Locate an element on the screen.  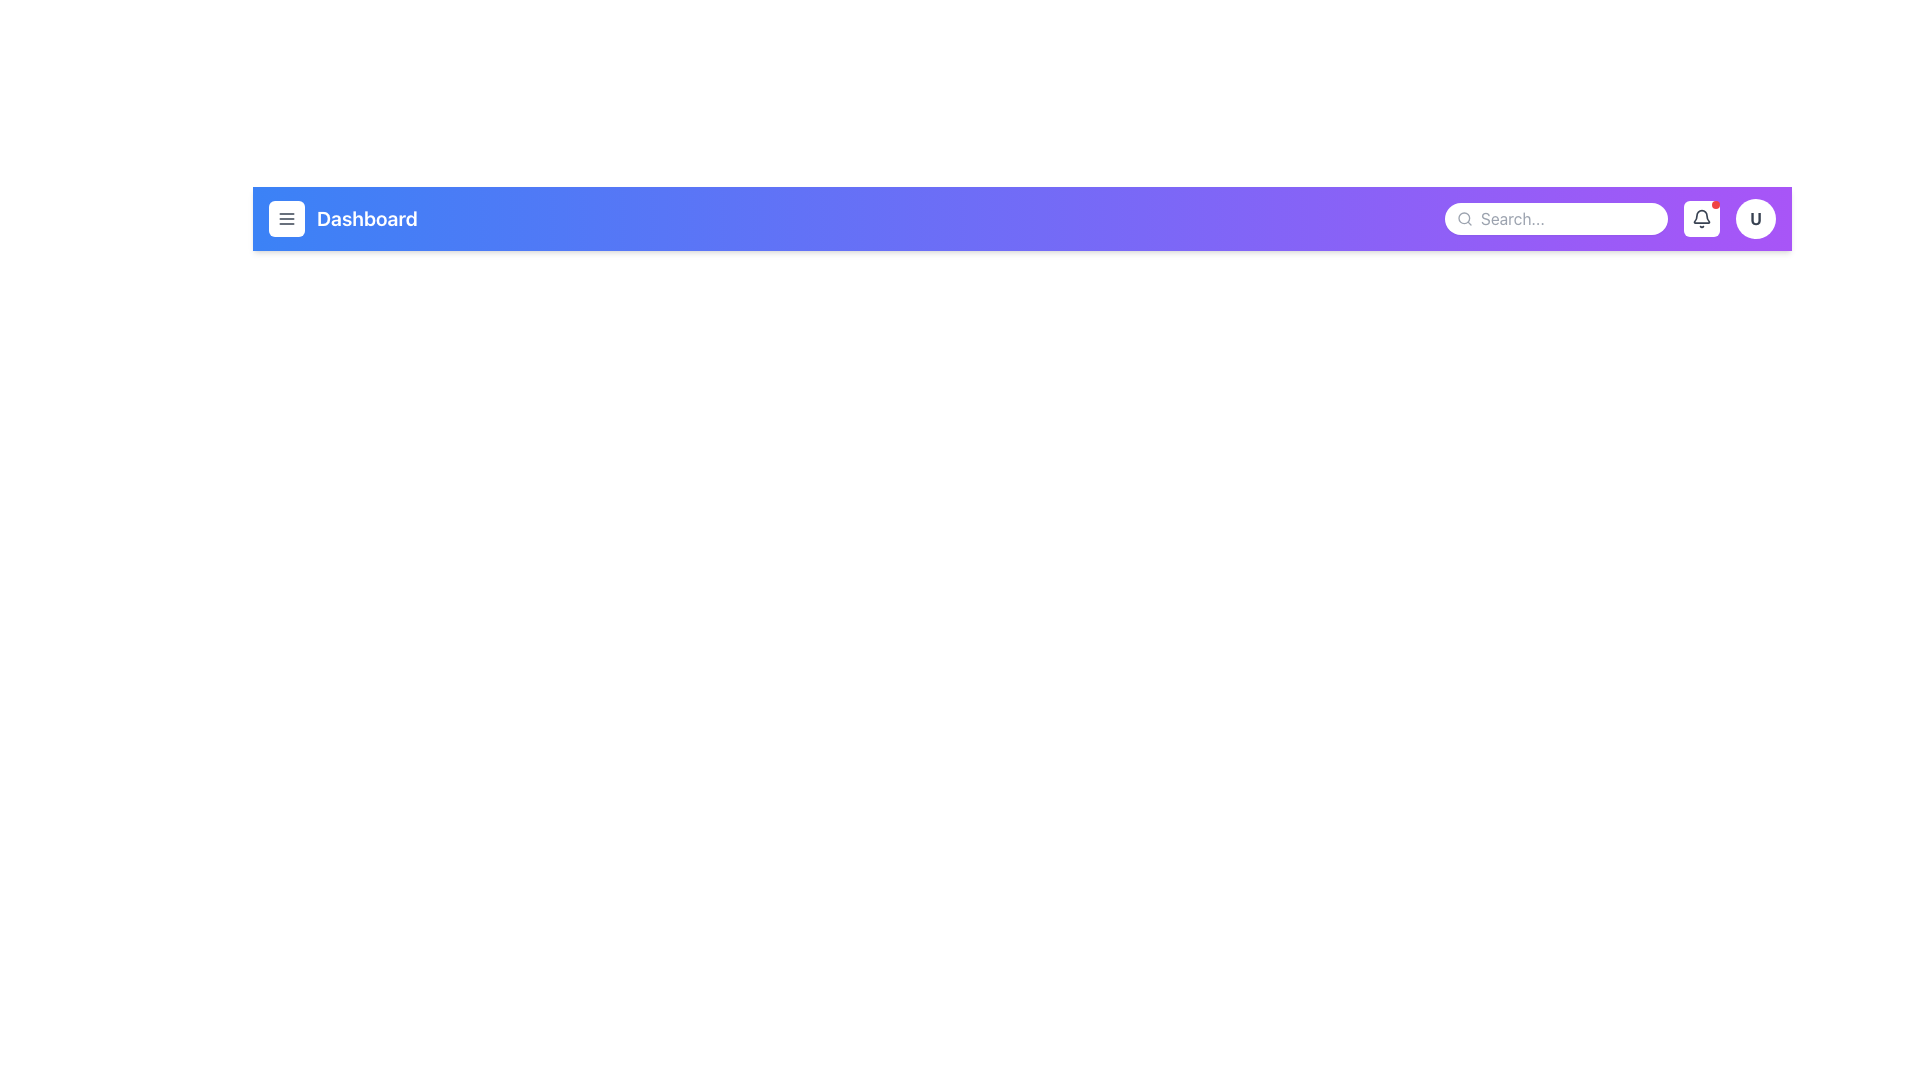
on the circular Avatar or Profile Placeholder located on the right edge of the top navigation bar, which features a bold 'U' in the center is located at coordinates (1755, 219).